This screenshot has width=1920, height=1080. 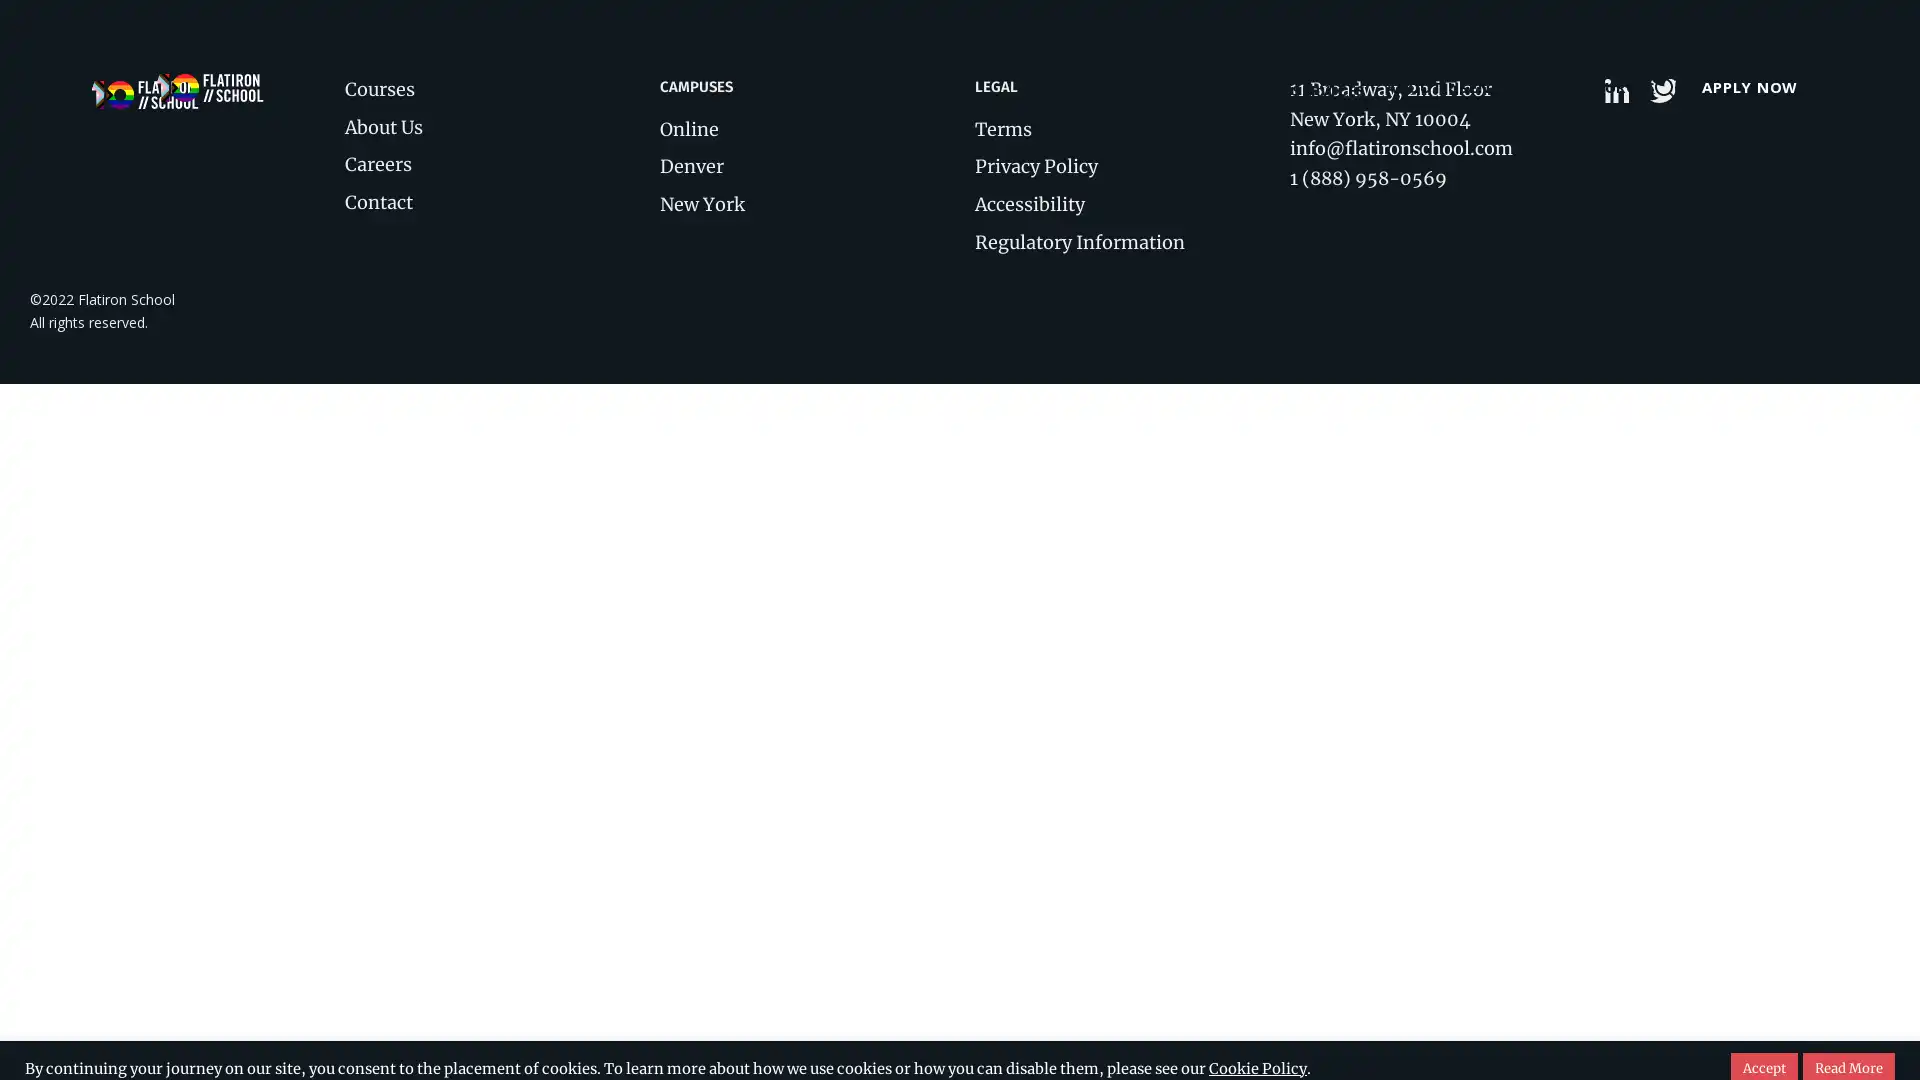 What do you see at coordinates (1548, 86) in the screenshot?
I see `RESOURCES` at bounding box center [1548, 86].